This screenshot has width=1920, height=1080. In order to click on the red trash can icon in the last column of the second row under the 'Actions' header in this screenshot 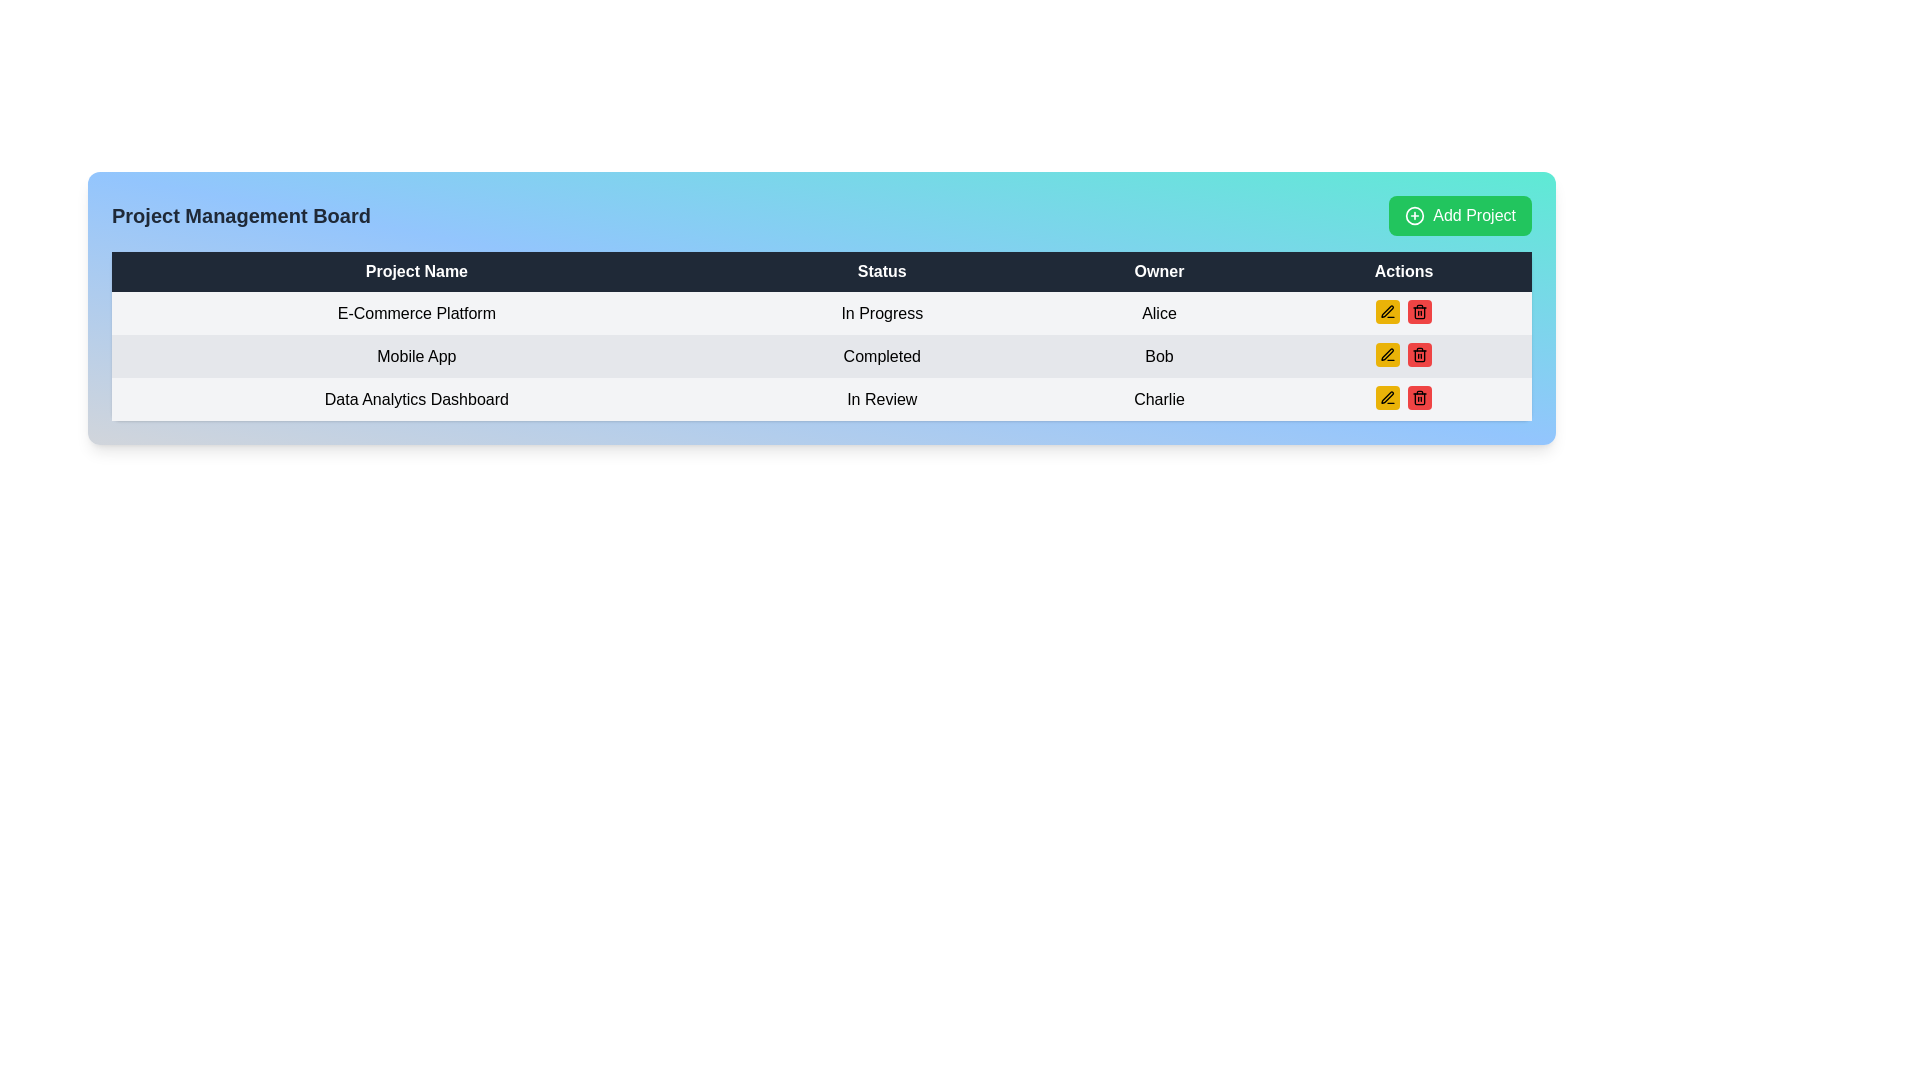, I will do `click(1419, 353)`.